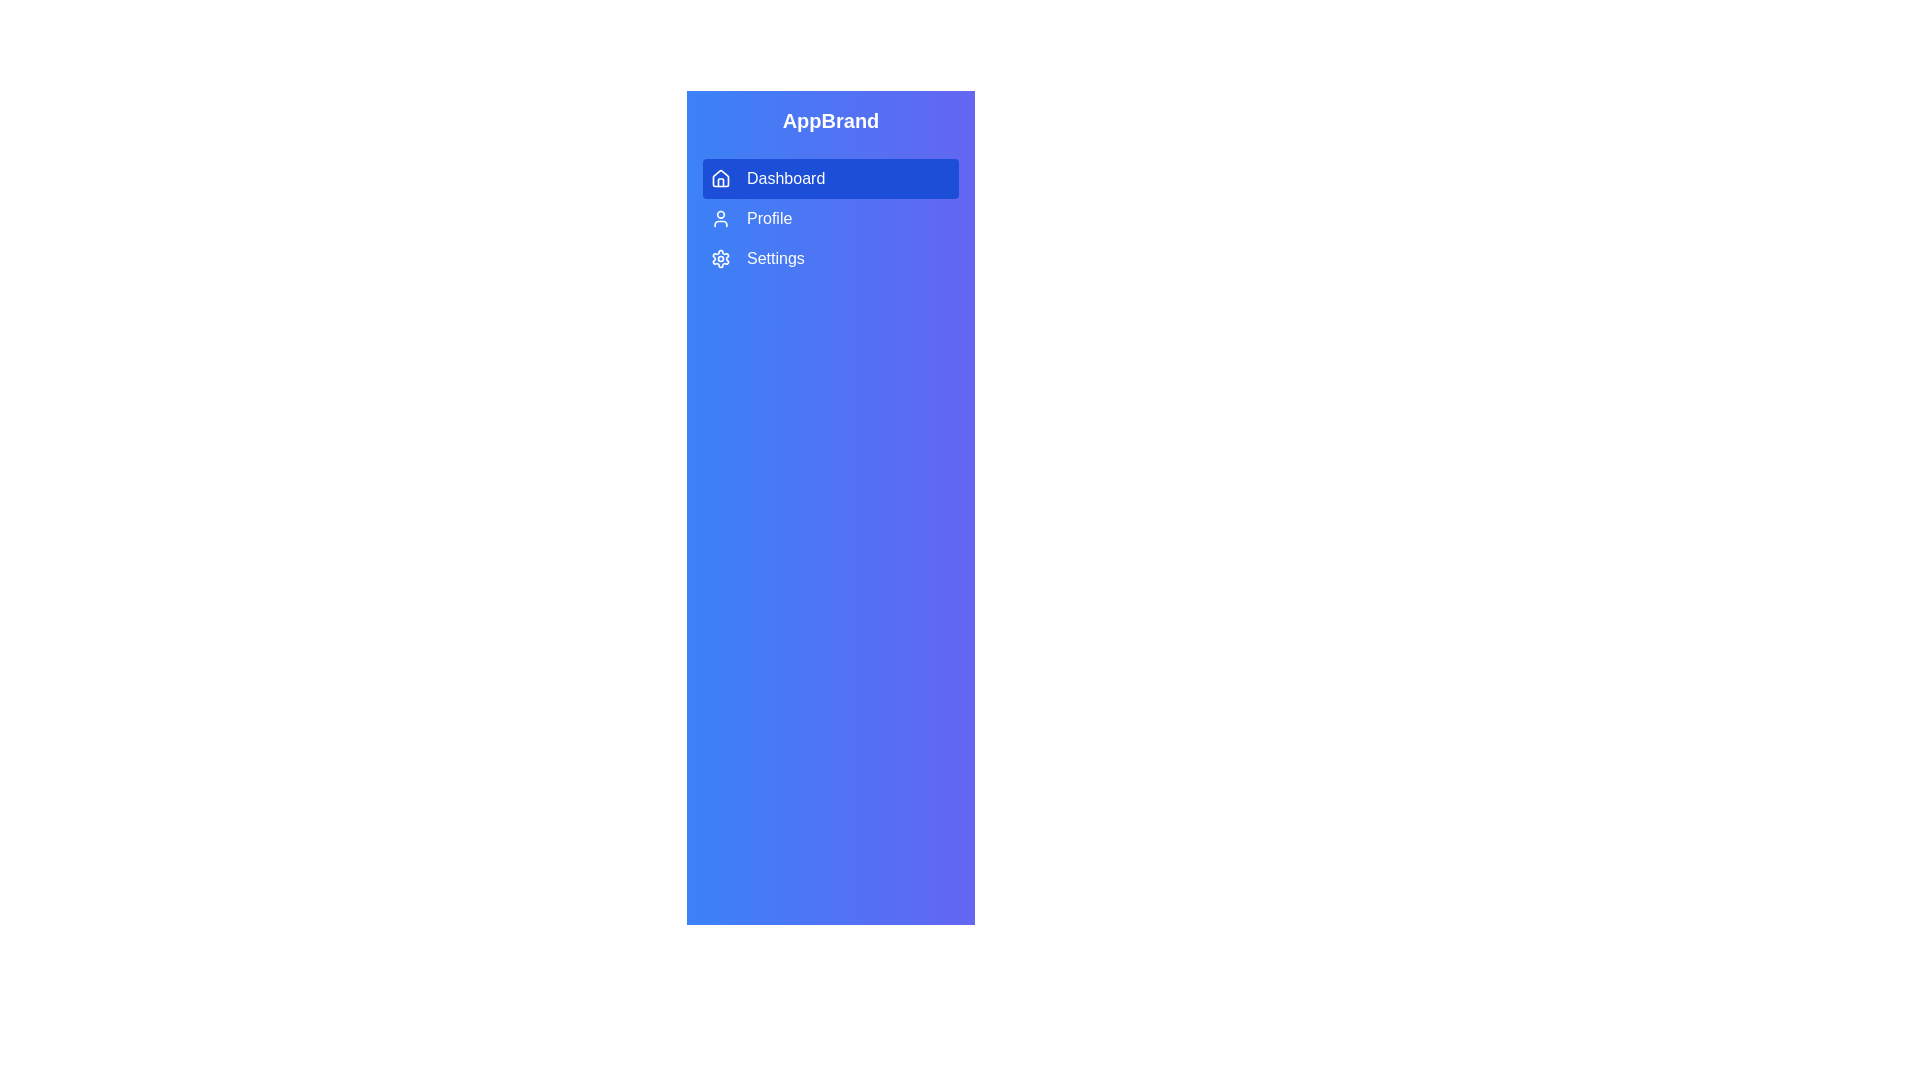 This screenshot has height=1080, width=1920. What do you see at coordinates (830, 192) in the screenshot?
I see `the 'Dashboard' navigation link located in the vertical navigation panel under the branding header 'AppBrand'` at bounding box center [830, 192].